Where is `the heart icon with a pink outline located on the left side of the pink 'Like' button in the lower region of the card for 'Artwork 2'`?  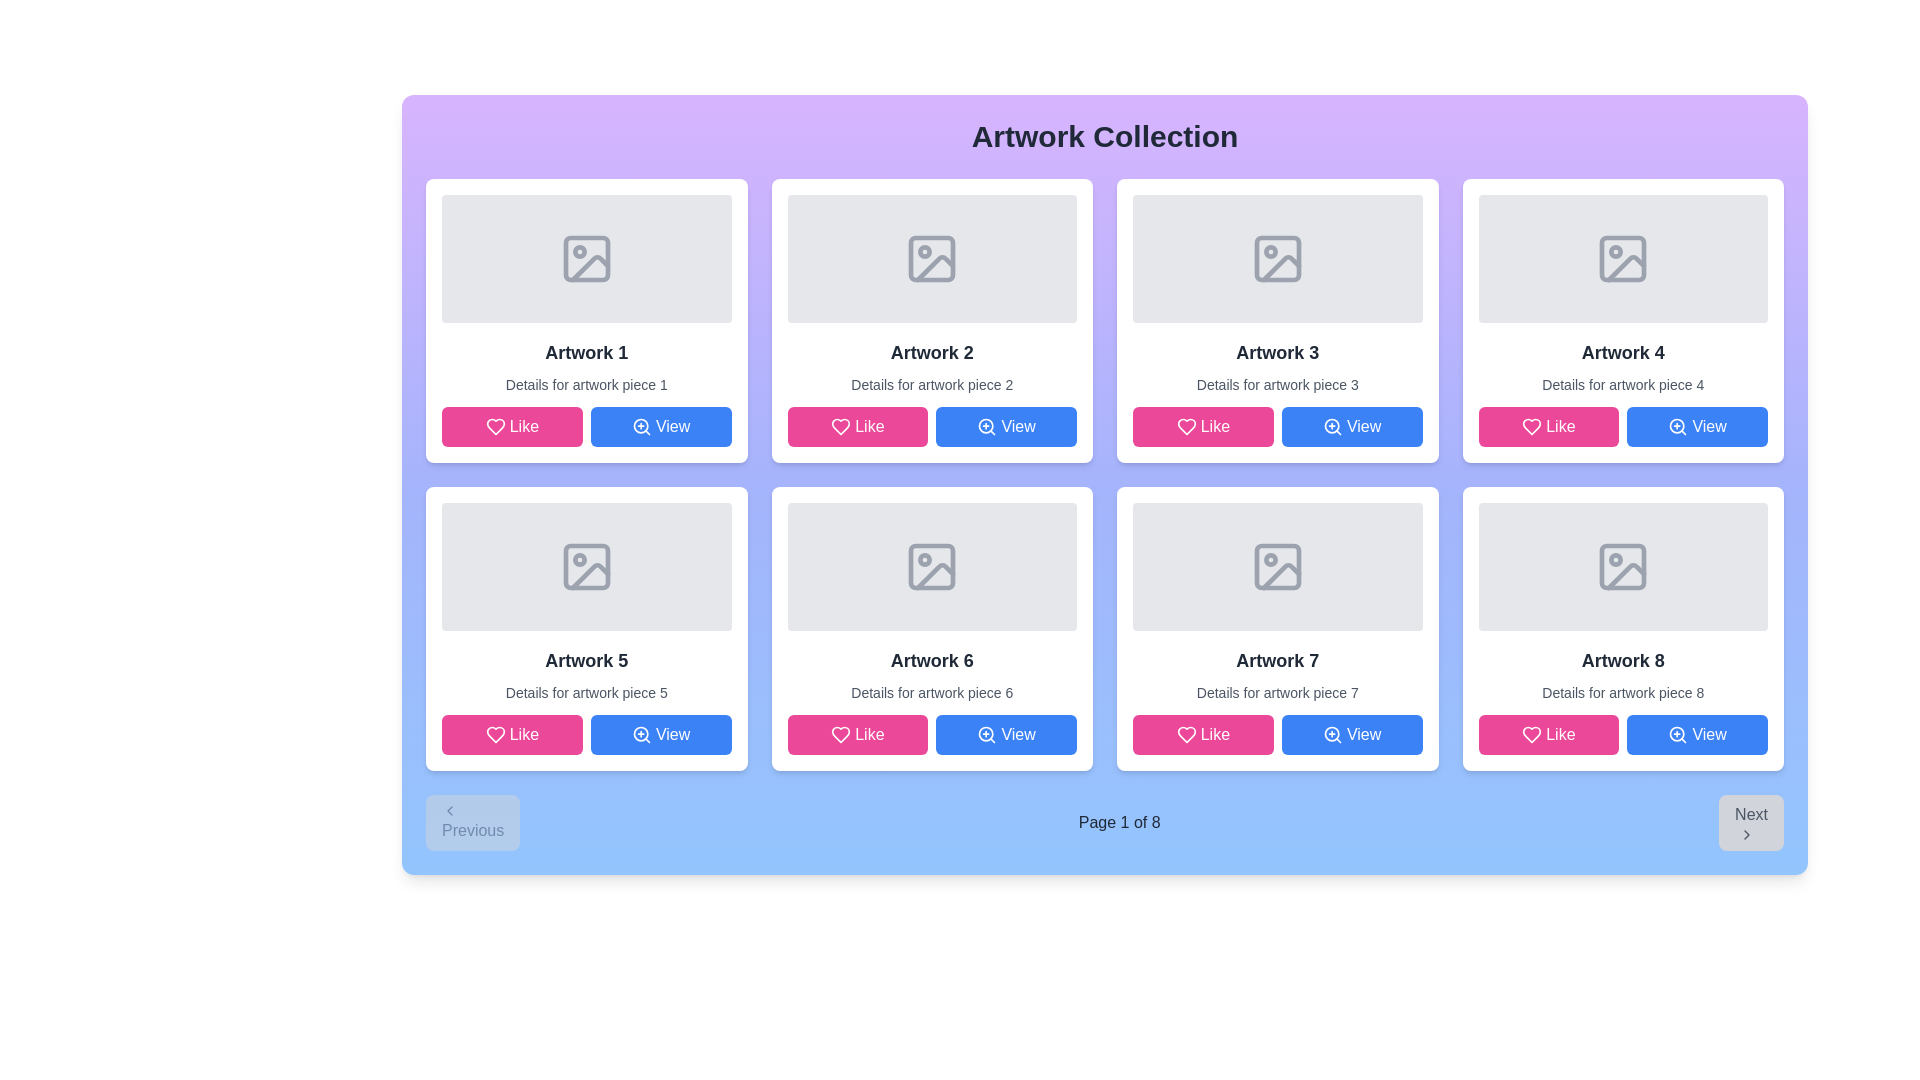
the heart icon with a pink outline located on the left side of the pink 'Like' button in the lower region of the card for 'Artwork 2' is located at coordinates (841, 426).